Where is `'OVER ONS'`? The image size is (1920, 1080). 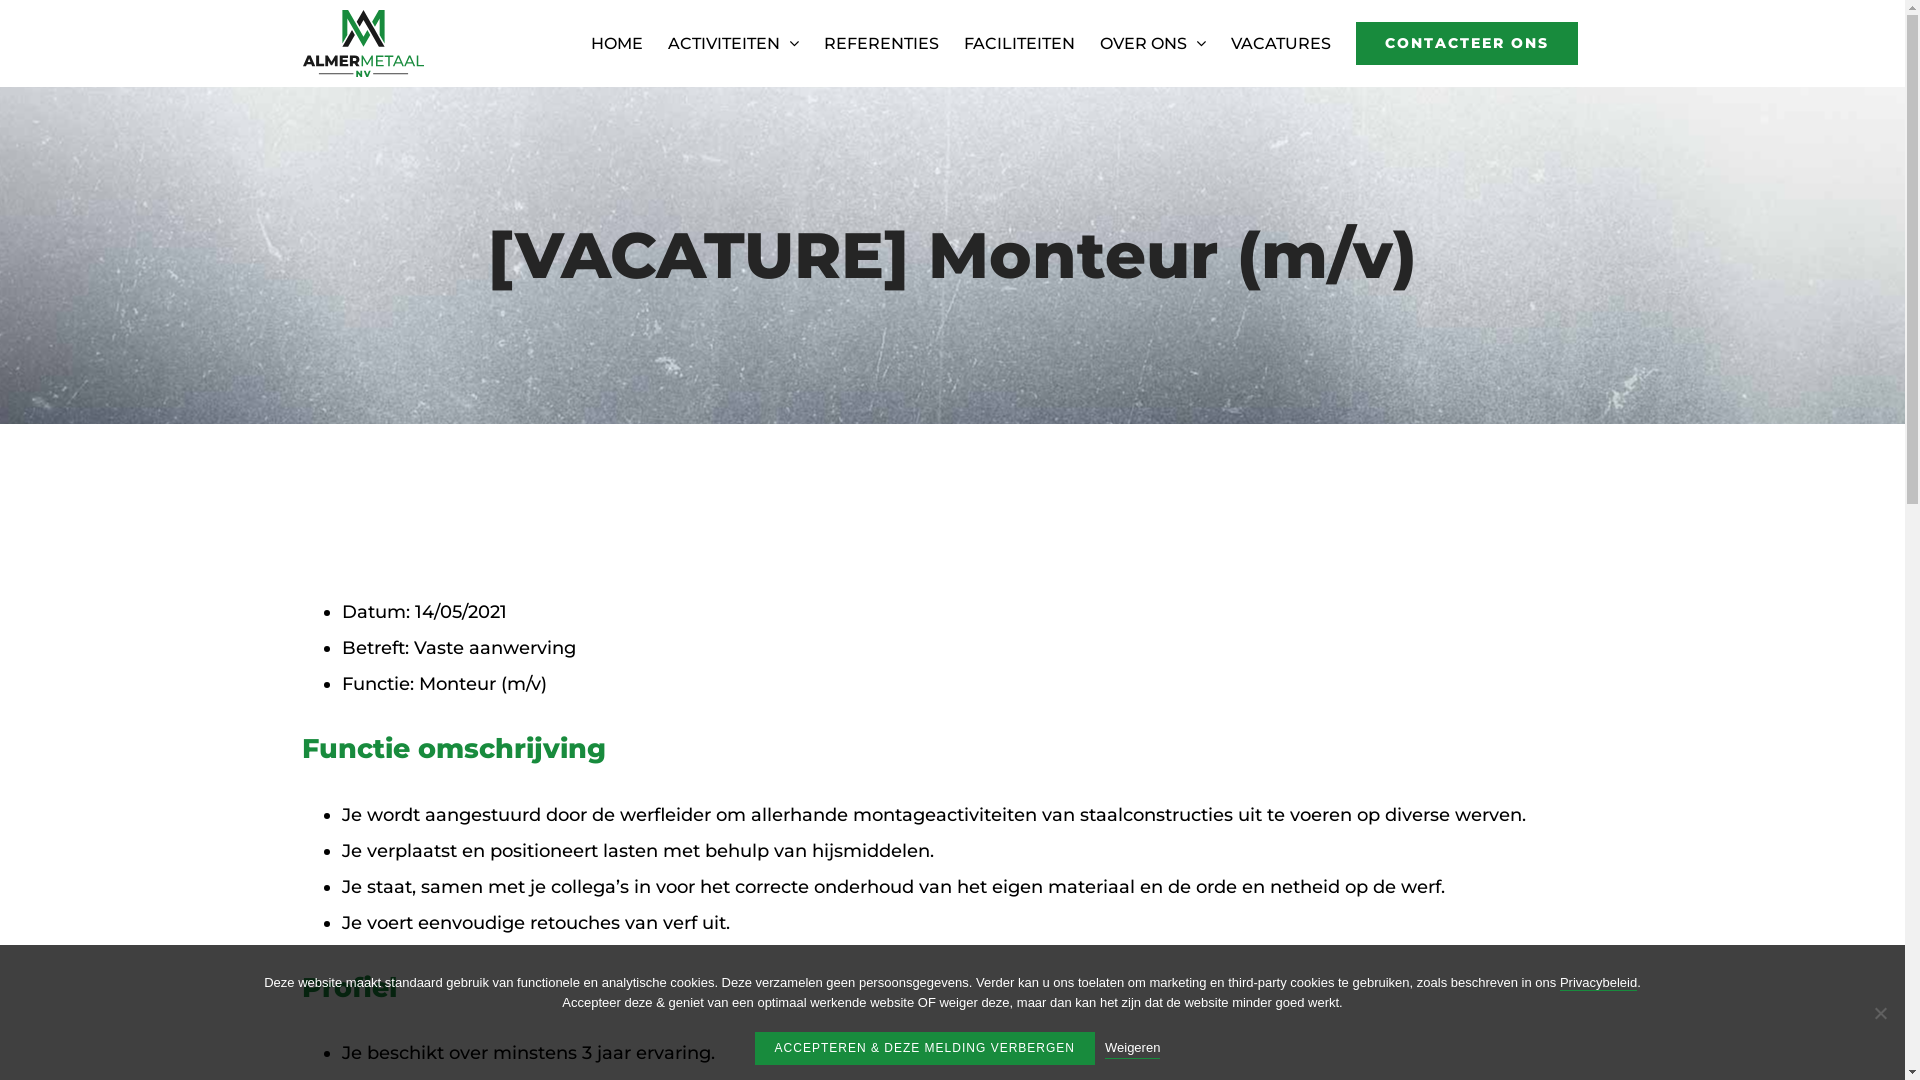 'OVER ONS' is located at coordinates (1152, 43).